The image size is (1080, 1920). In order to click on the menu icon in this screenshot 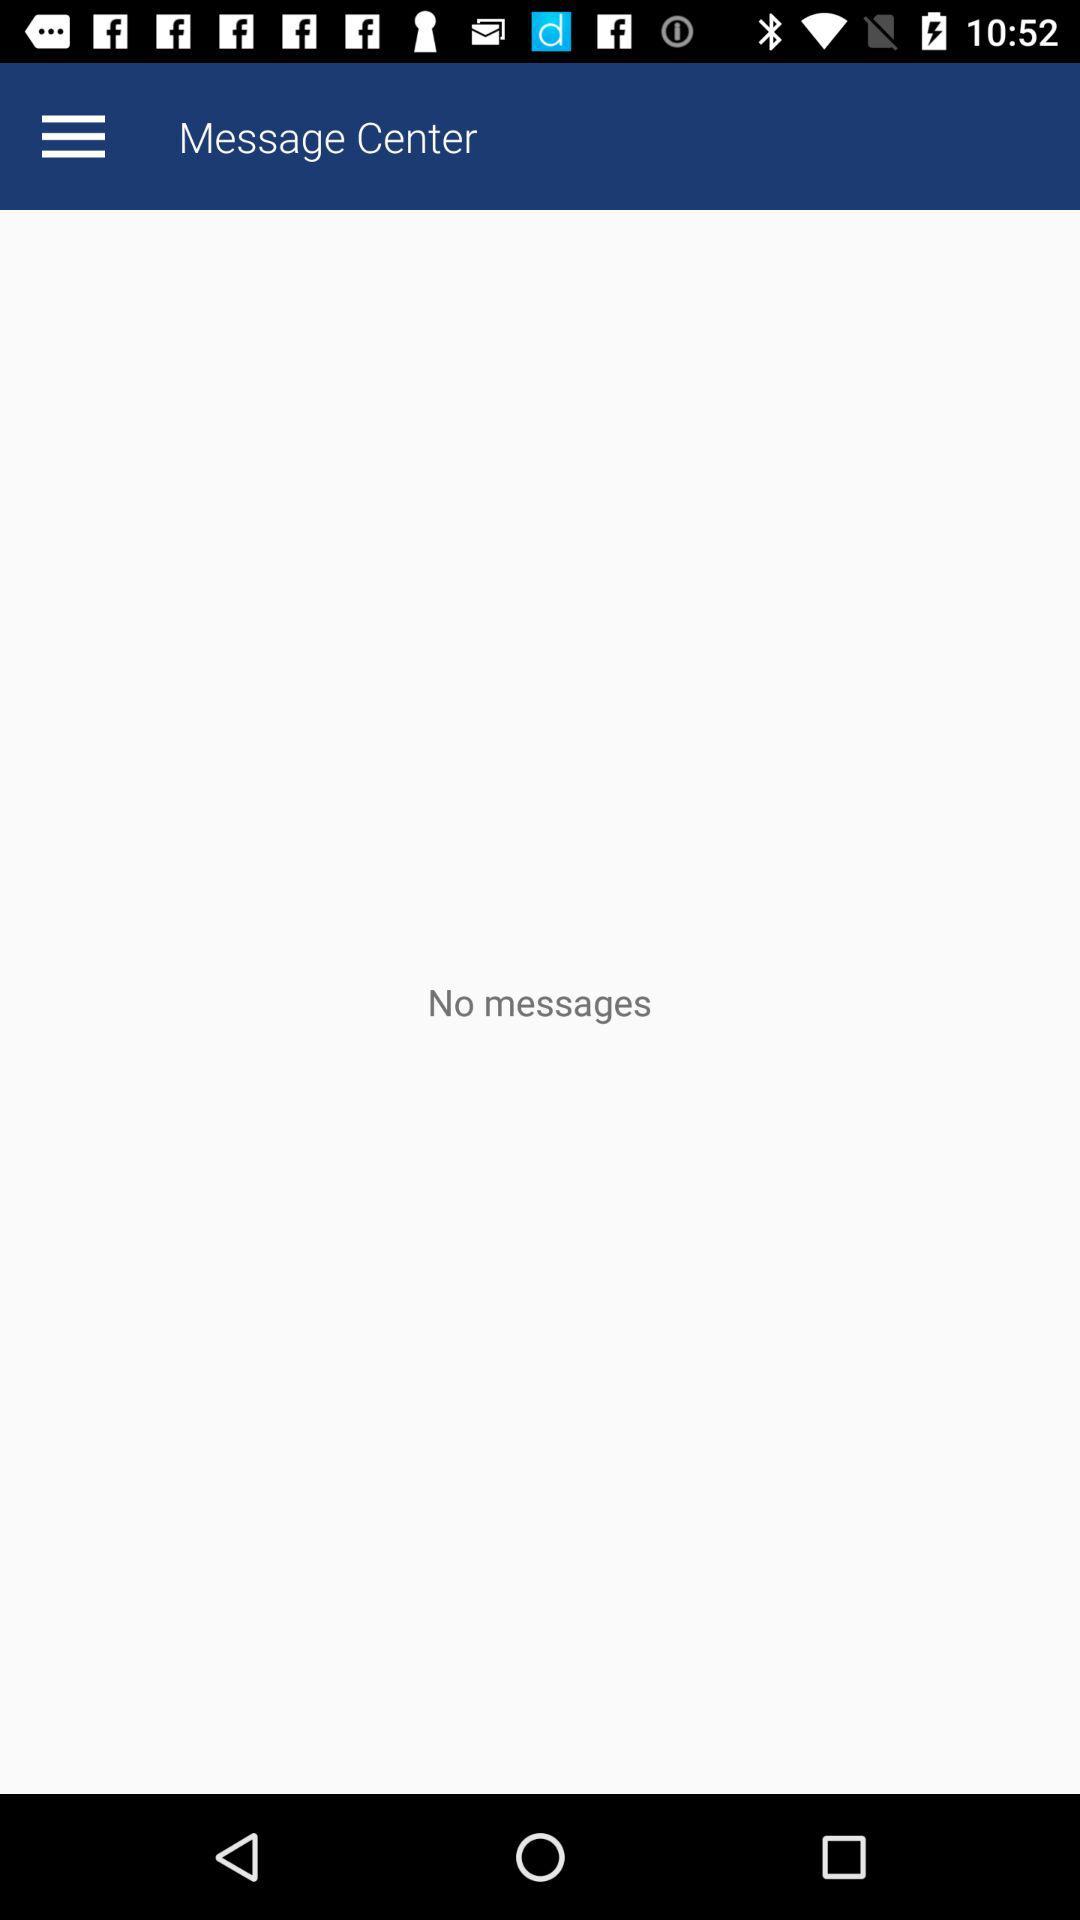, I will do `click(72, 135)`.